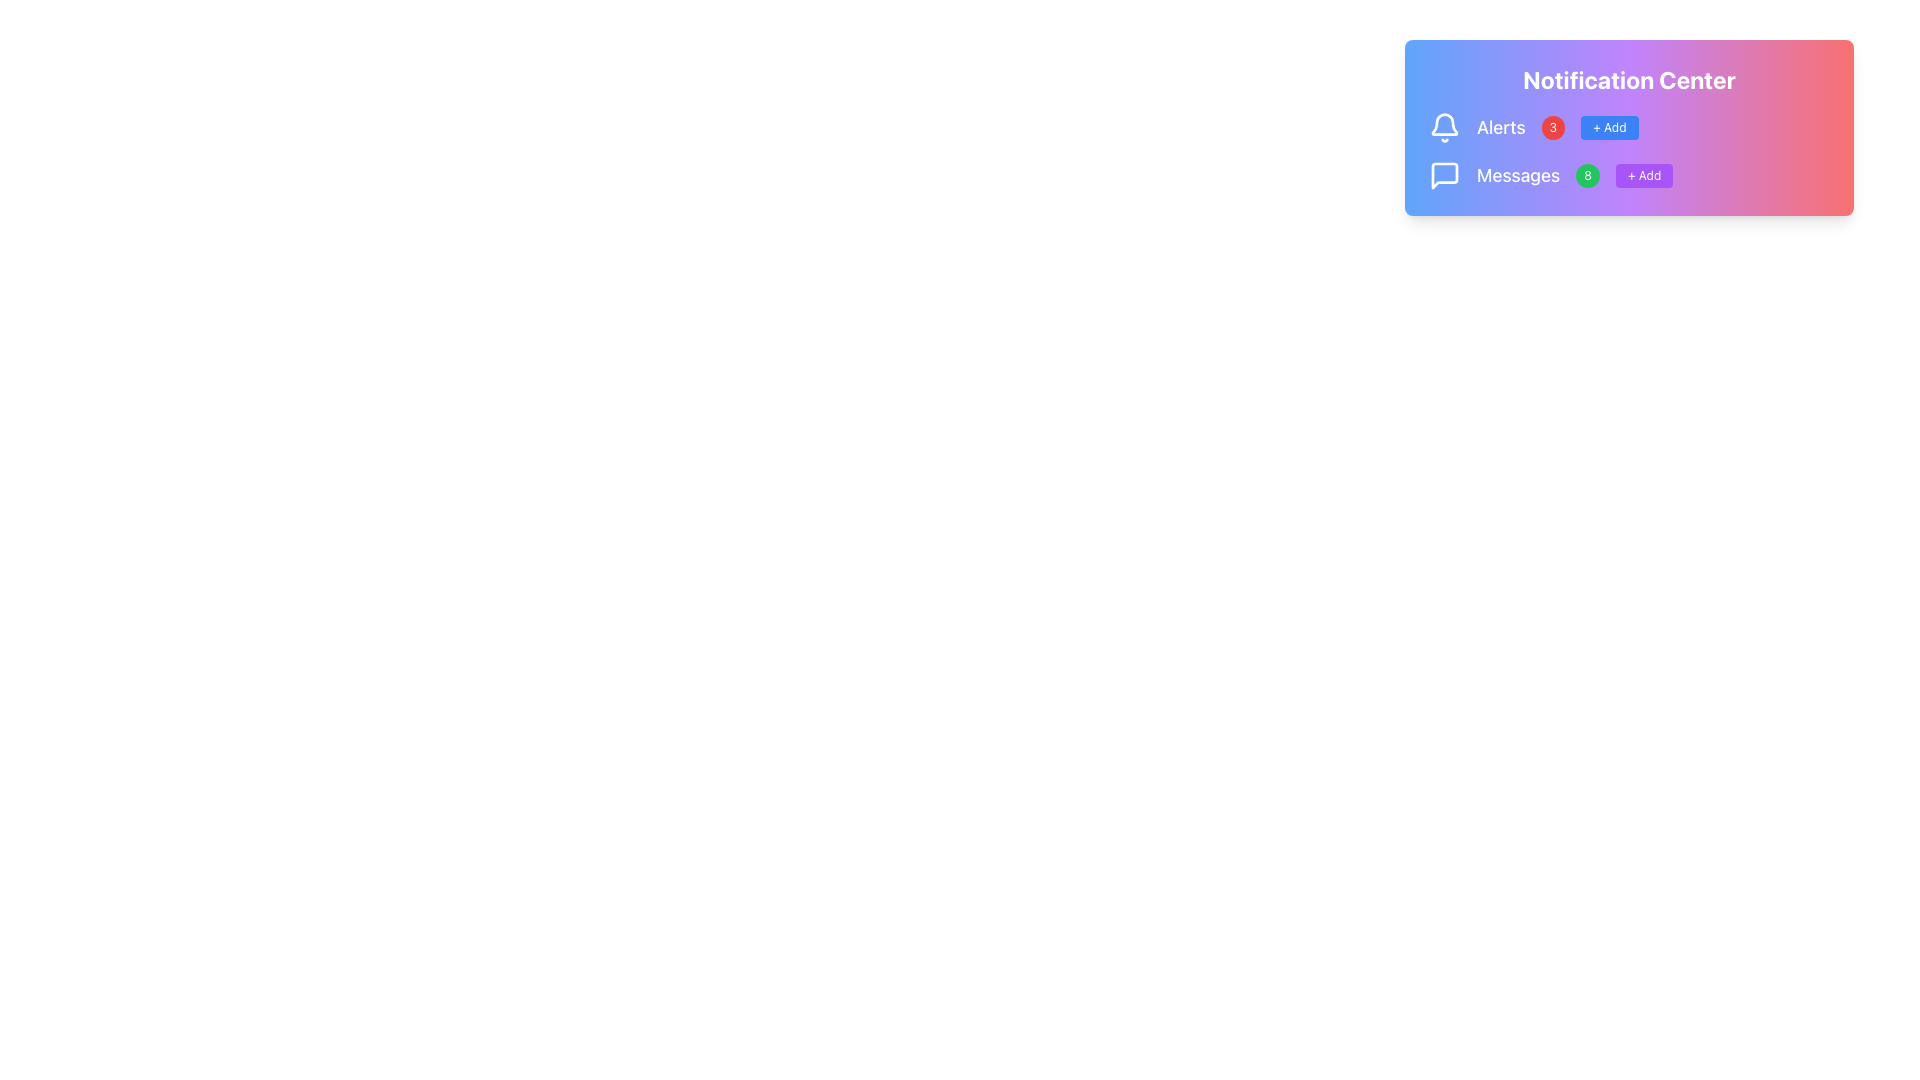  I want to click on the notification bell icon located in the Notification Center panel, to the left of the text labeled 'Alerts', so click(1444, 124).